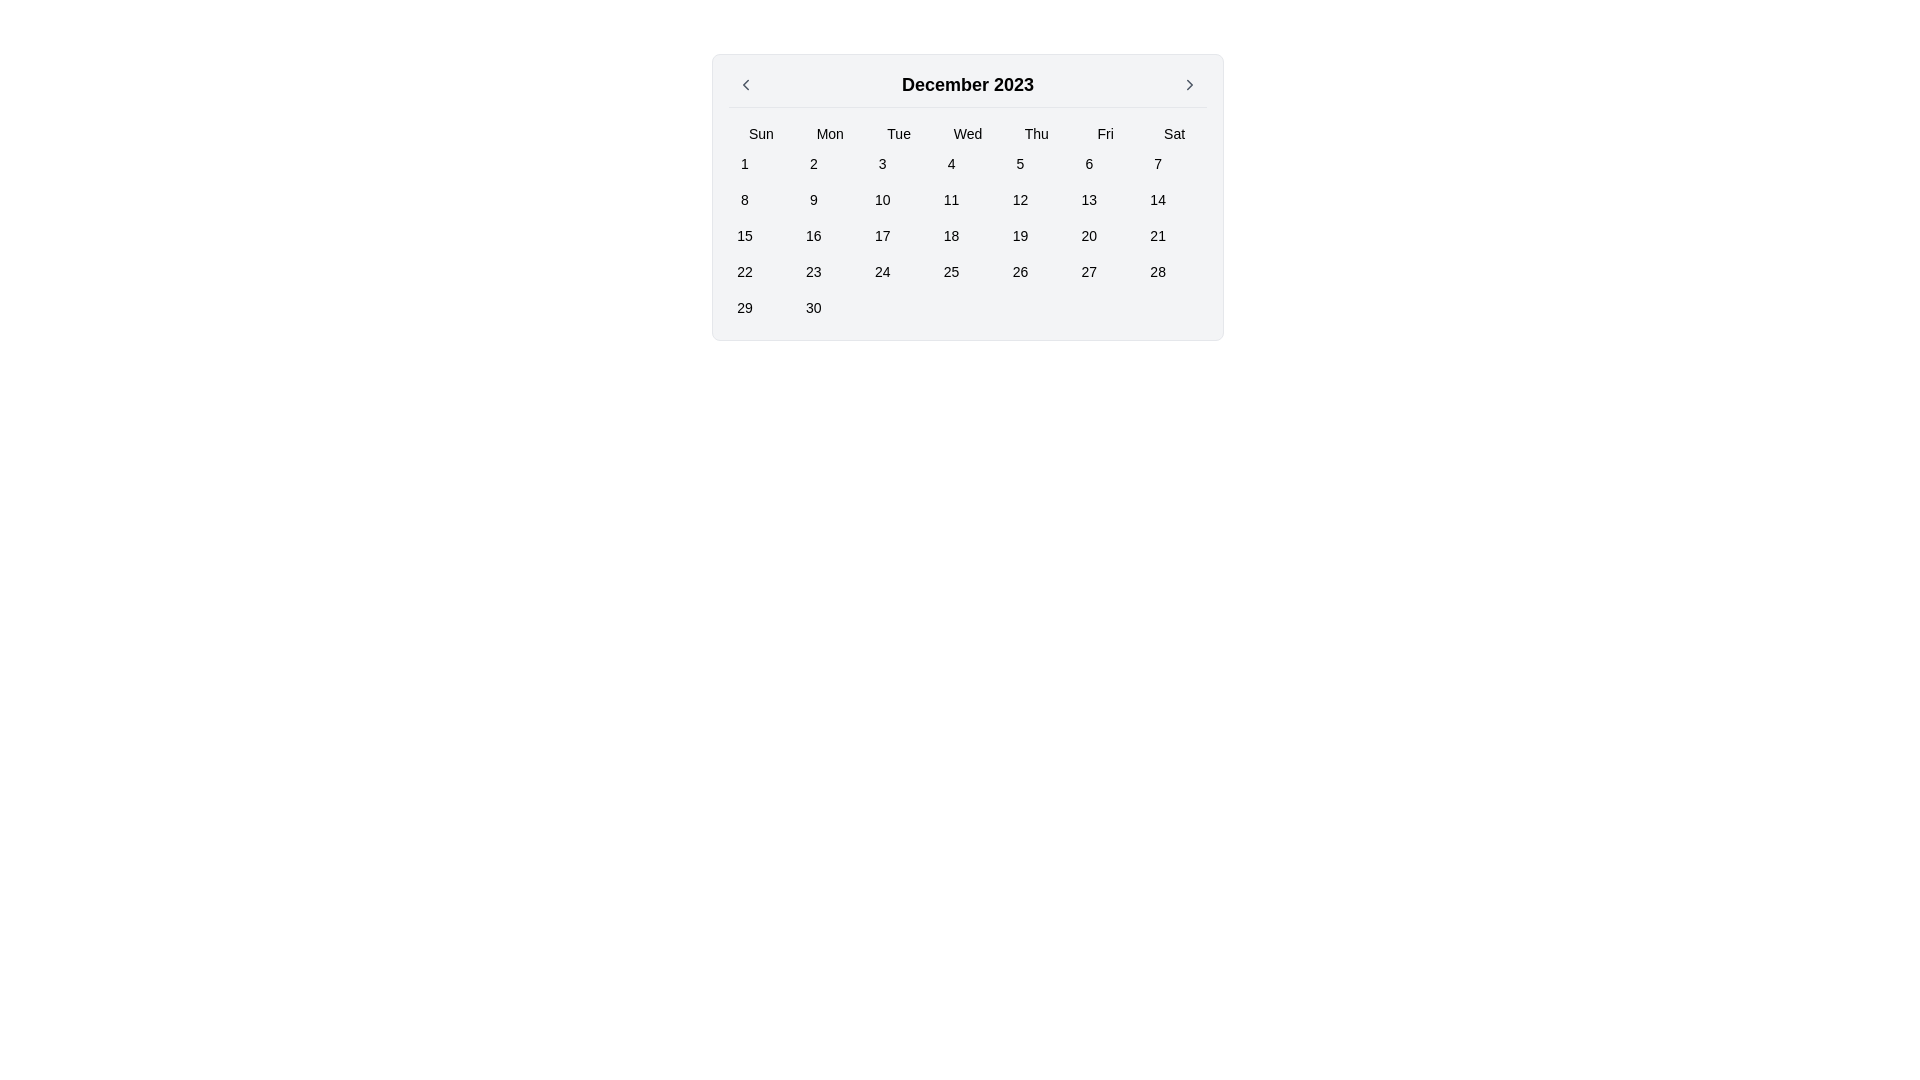 Image resolution: width=1920 pixels, height=1080 pixels. I want to click on the button representing the 12th day of the month in the calendar interface, so click(1020, 200).